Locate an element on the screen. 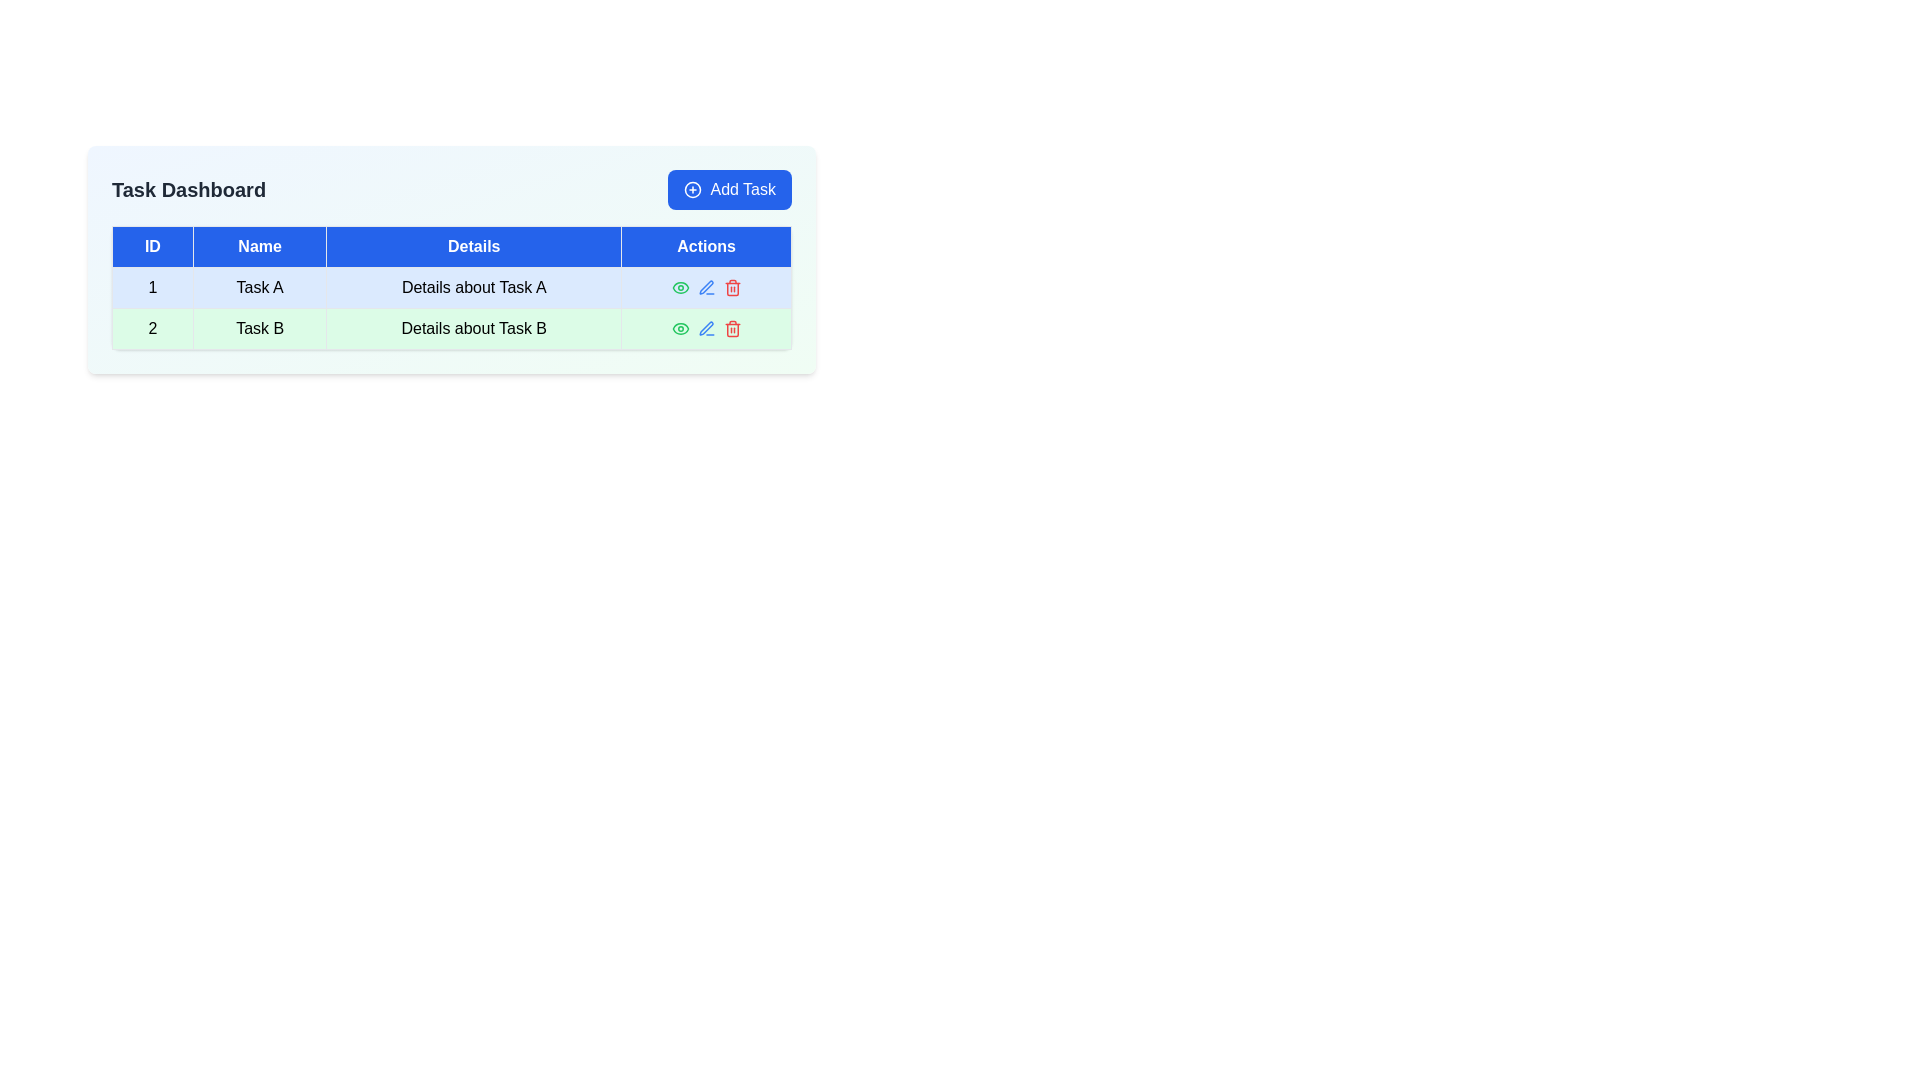  the text box located in the third column of the second row under the header labeled 'Details', which provides additional information related to 'Task B' is located at coordinates (473, 327).